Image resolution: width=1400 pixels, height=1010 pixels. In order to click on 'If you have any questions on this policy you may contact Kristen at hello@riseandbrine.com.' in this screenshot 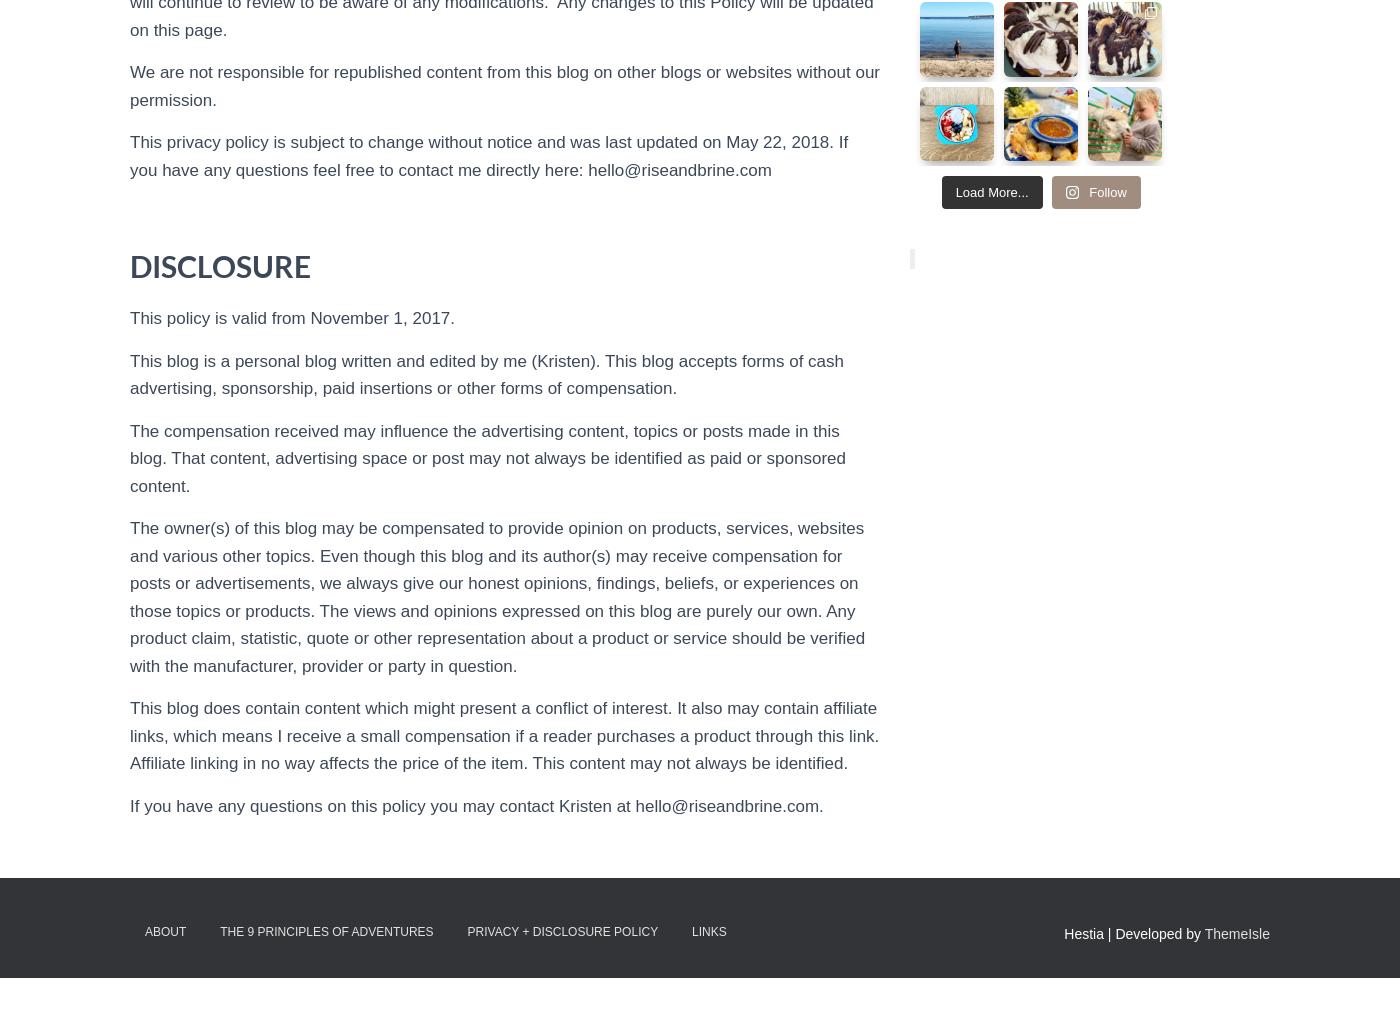, I will do `click(130, 805)`.